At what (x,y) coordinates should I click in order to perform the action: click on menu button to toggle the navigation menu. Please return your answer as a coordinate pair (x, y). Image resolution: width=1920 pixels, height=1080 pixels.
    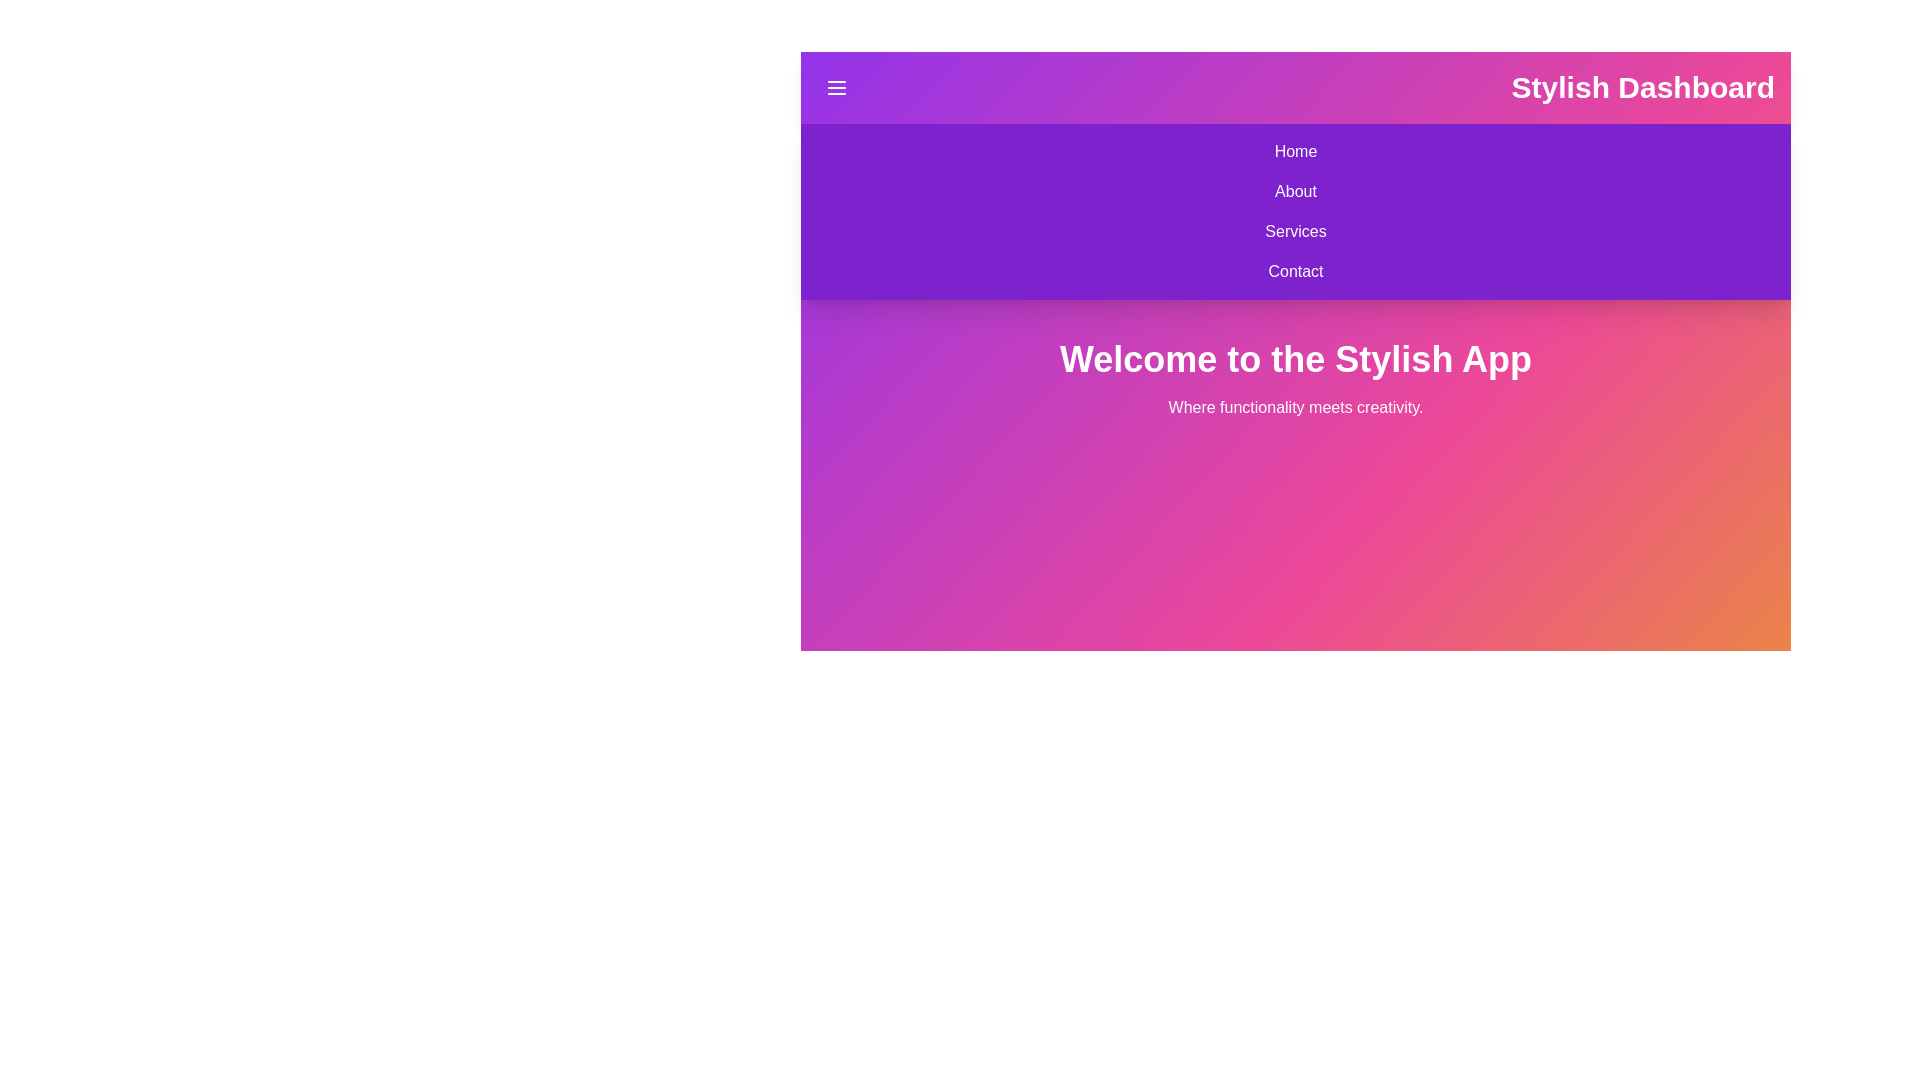
    Looking at the image, I should click on (836, 87).